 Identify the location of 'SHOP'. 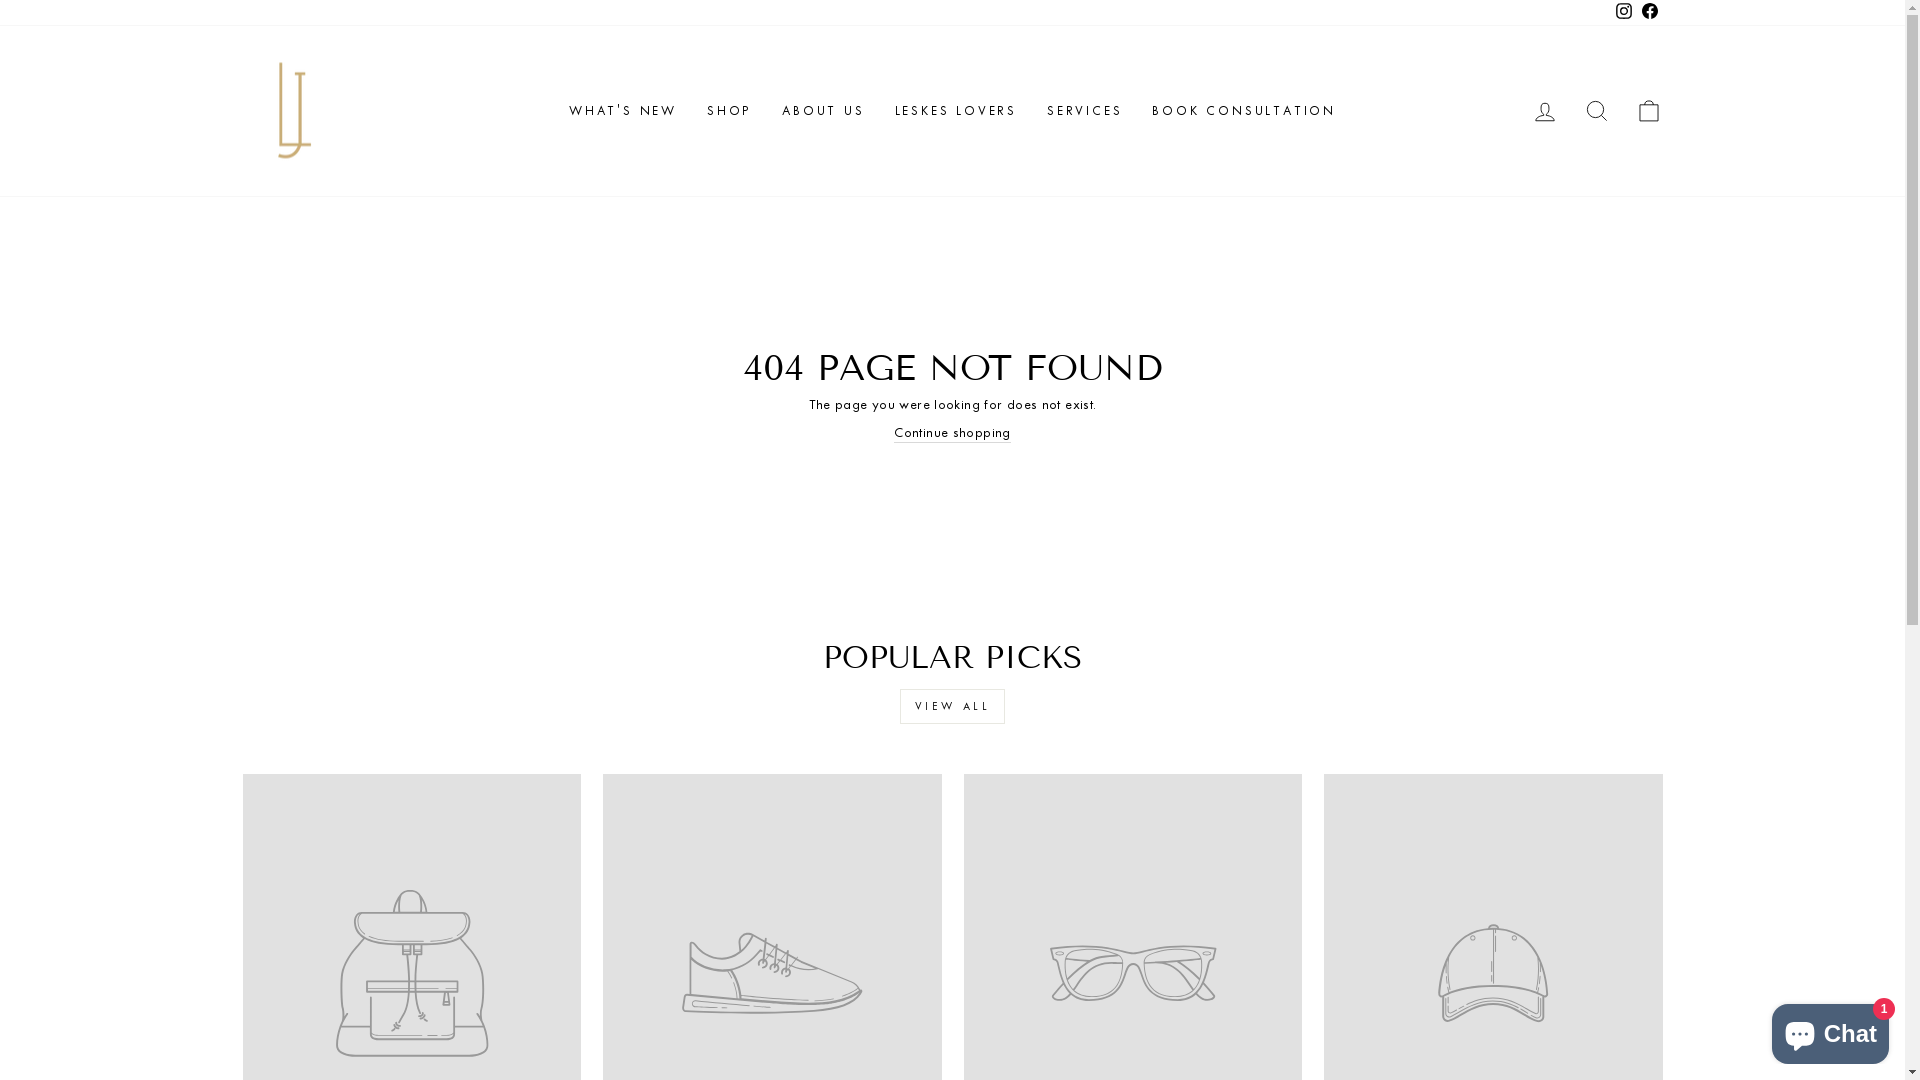
(691, 111).